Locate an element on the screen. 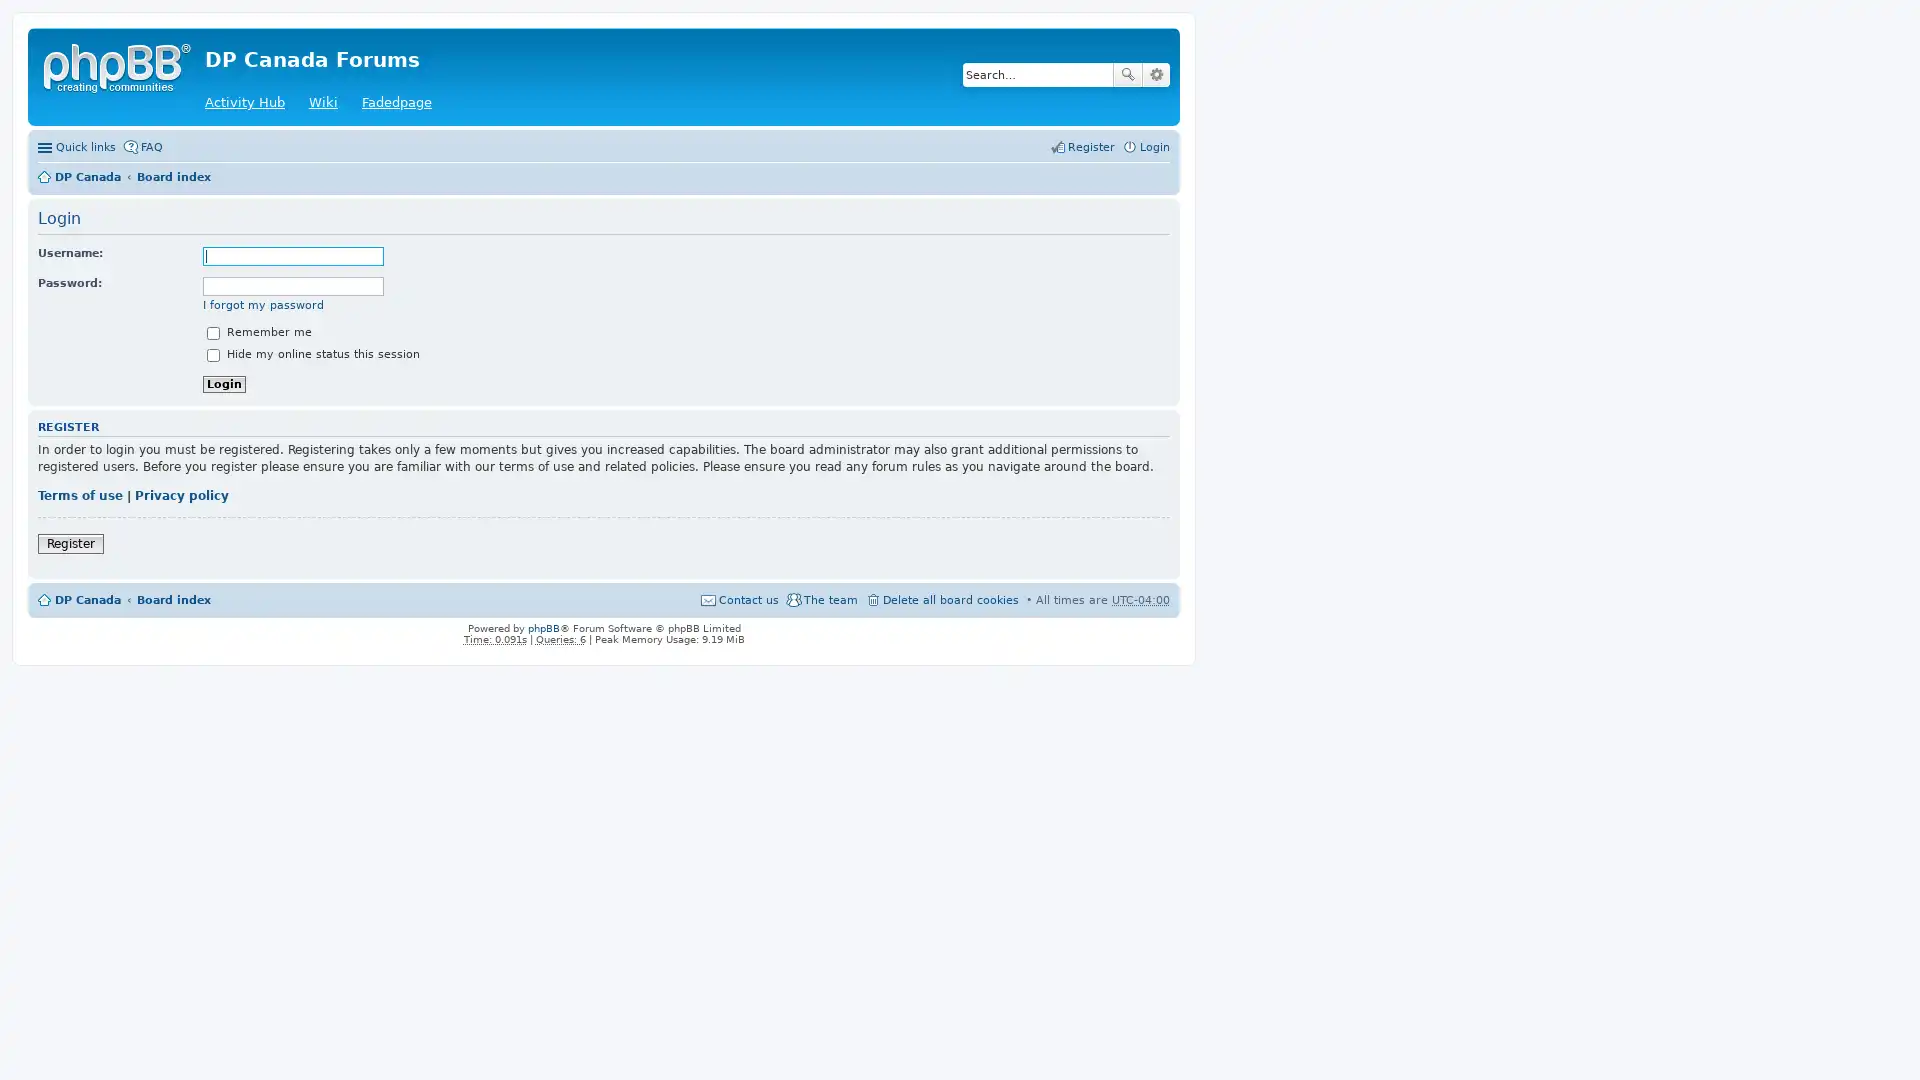 The height and width of the screenshot is (1080, 1920). Search is located at coordinates (1128, 73).